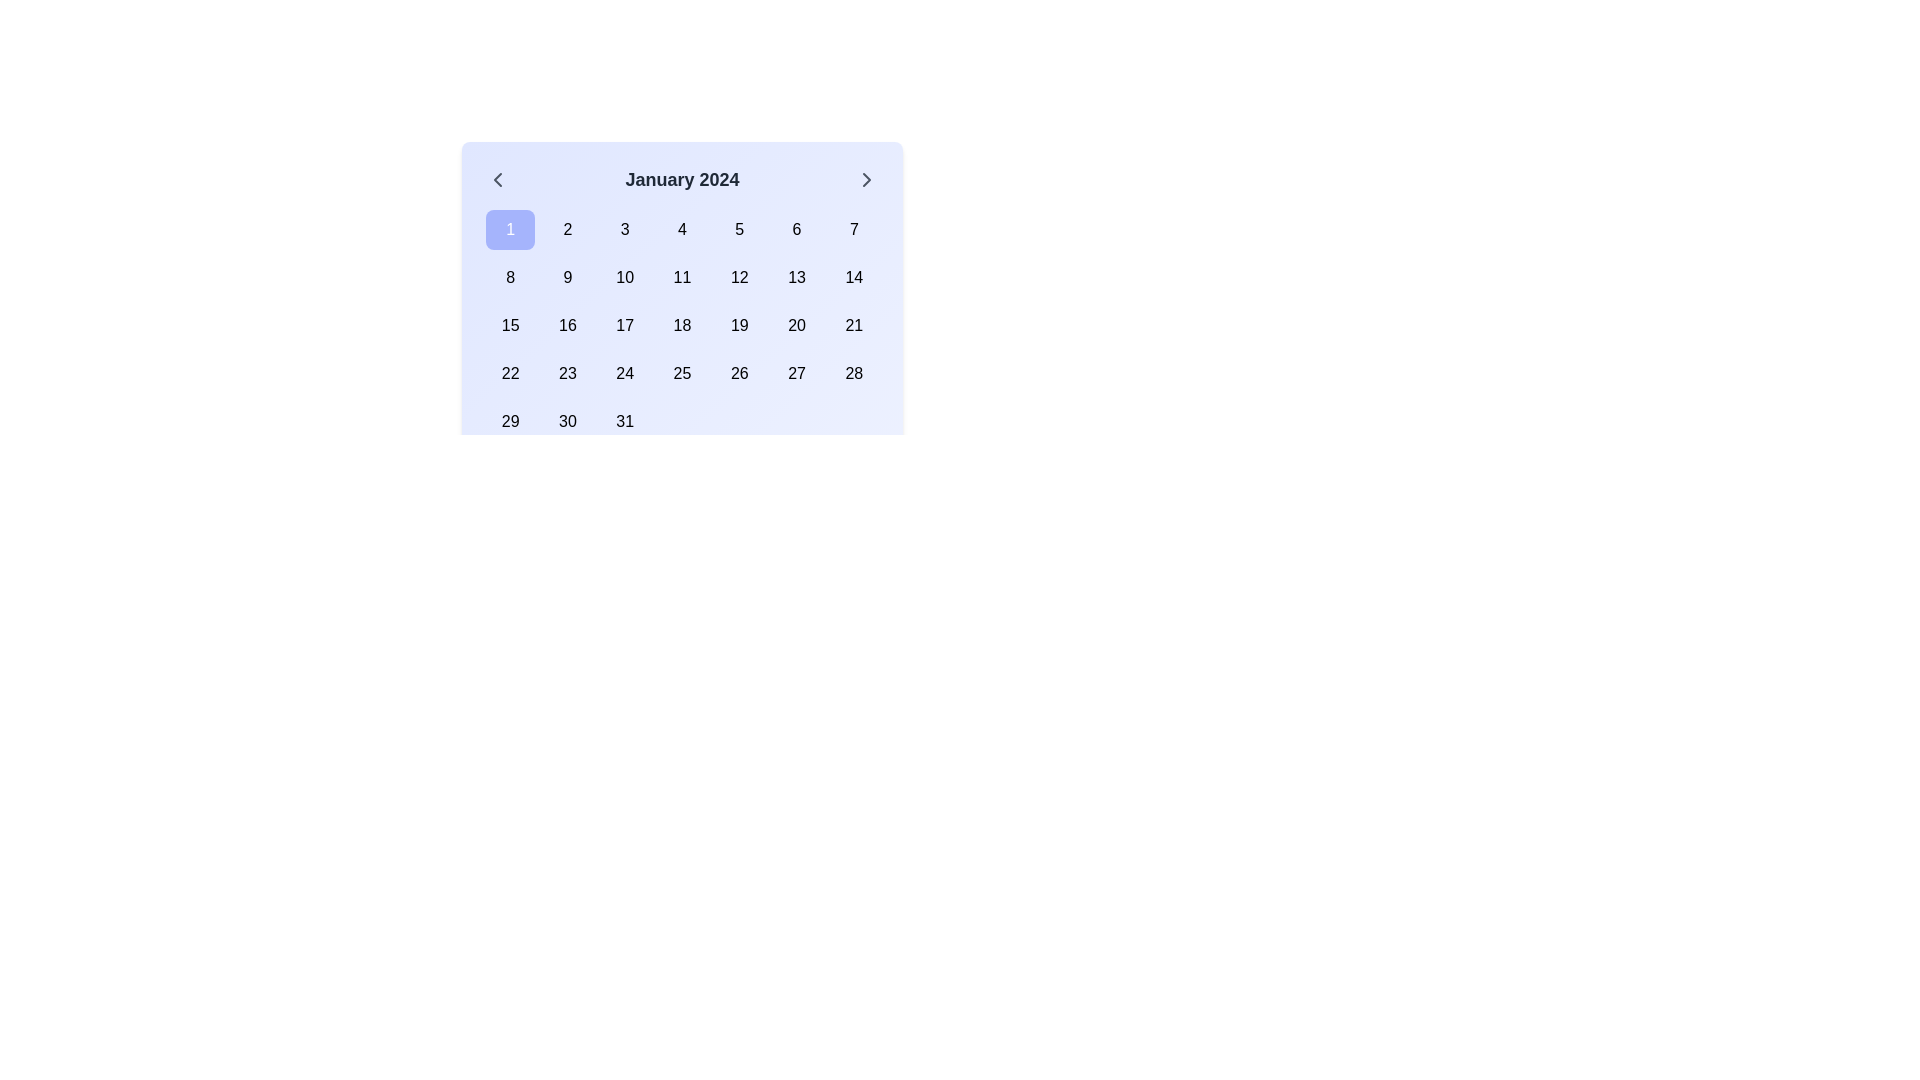  I want to click on the Interactive calendar day button labeled '9' to trigger the hover effect, which changes its background color to indigo, so click(566, 277).